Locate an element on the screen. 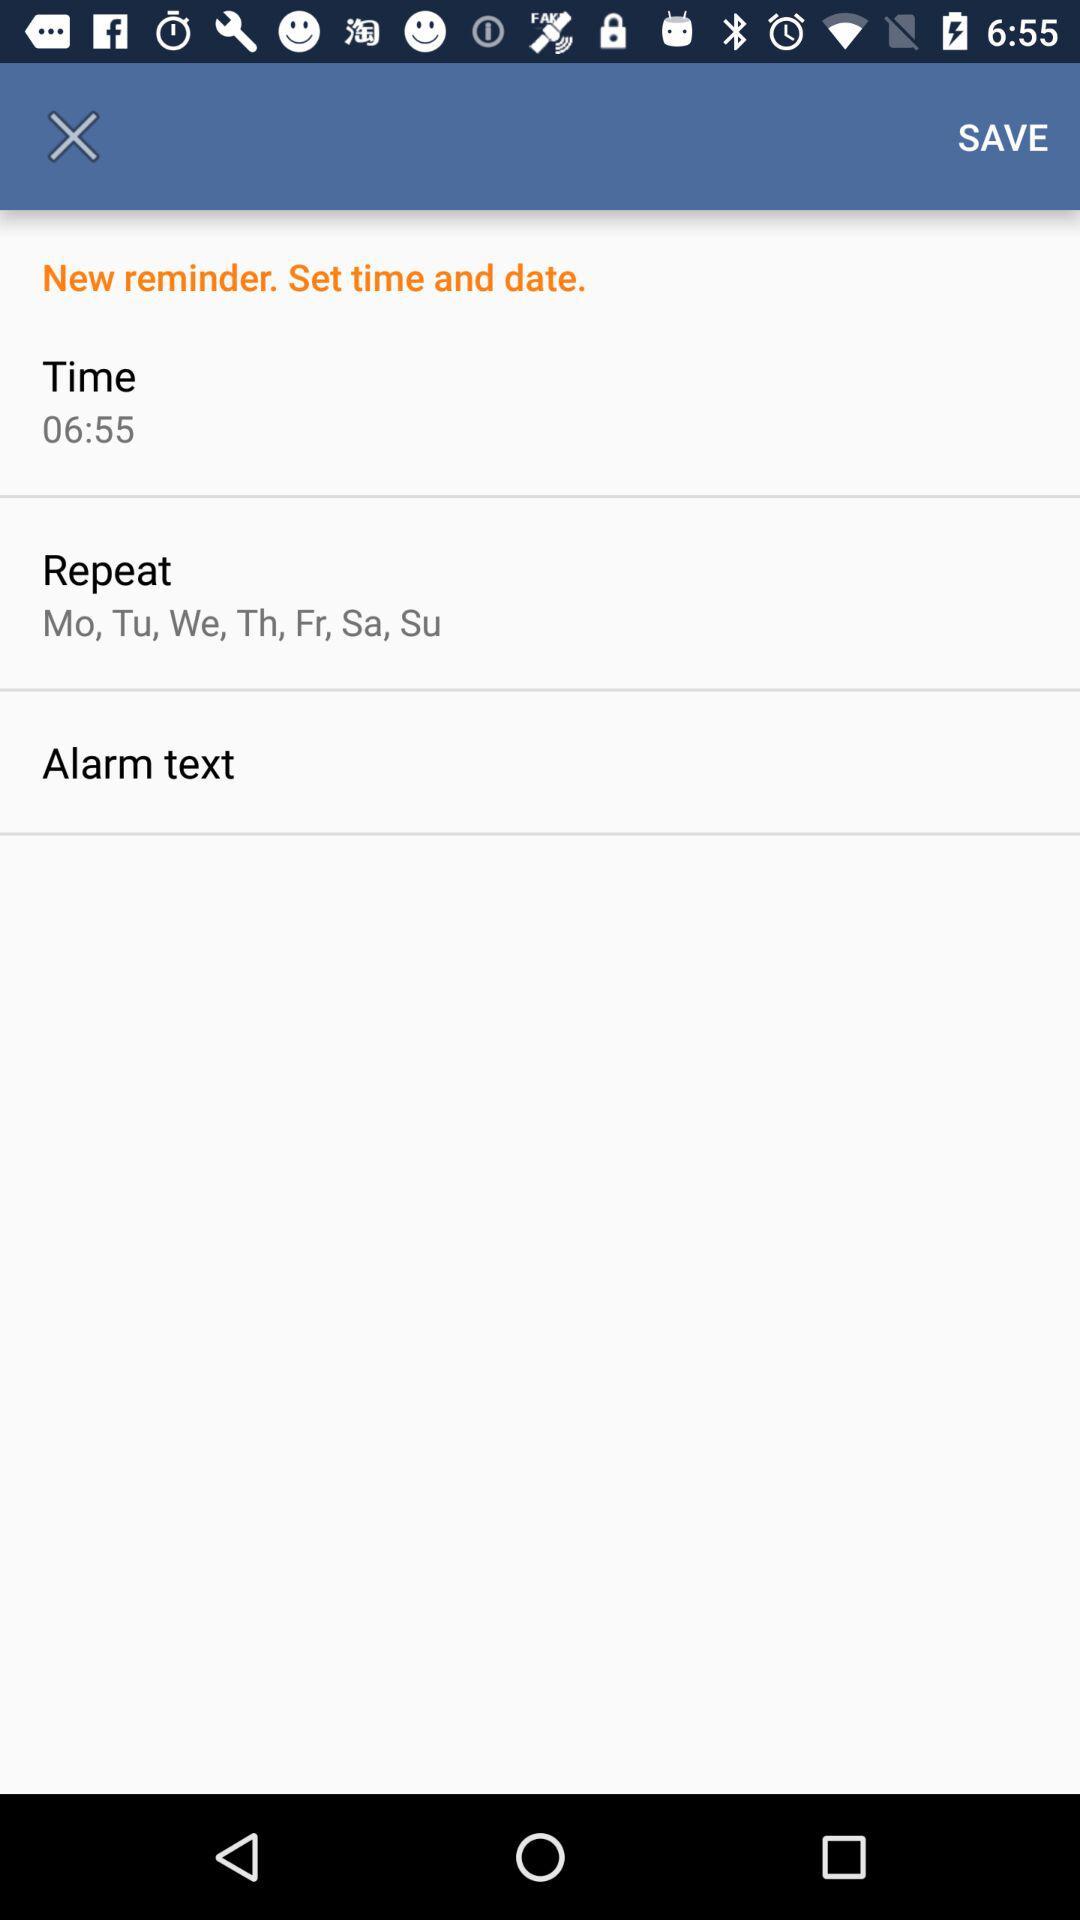 The height and width of the screenshot is (1920, 1080). the icon to the left of the save item is located at coordinates (72, 135).